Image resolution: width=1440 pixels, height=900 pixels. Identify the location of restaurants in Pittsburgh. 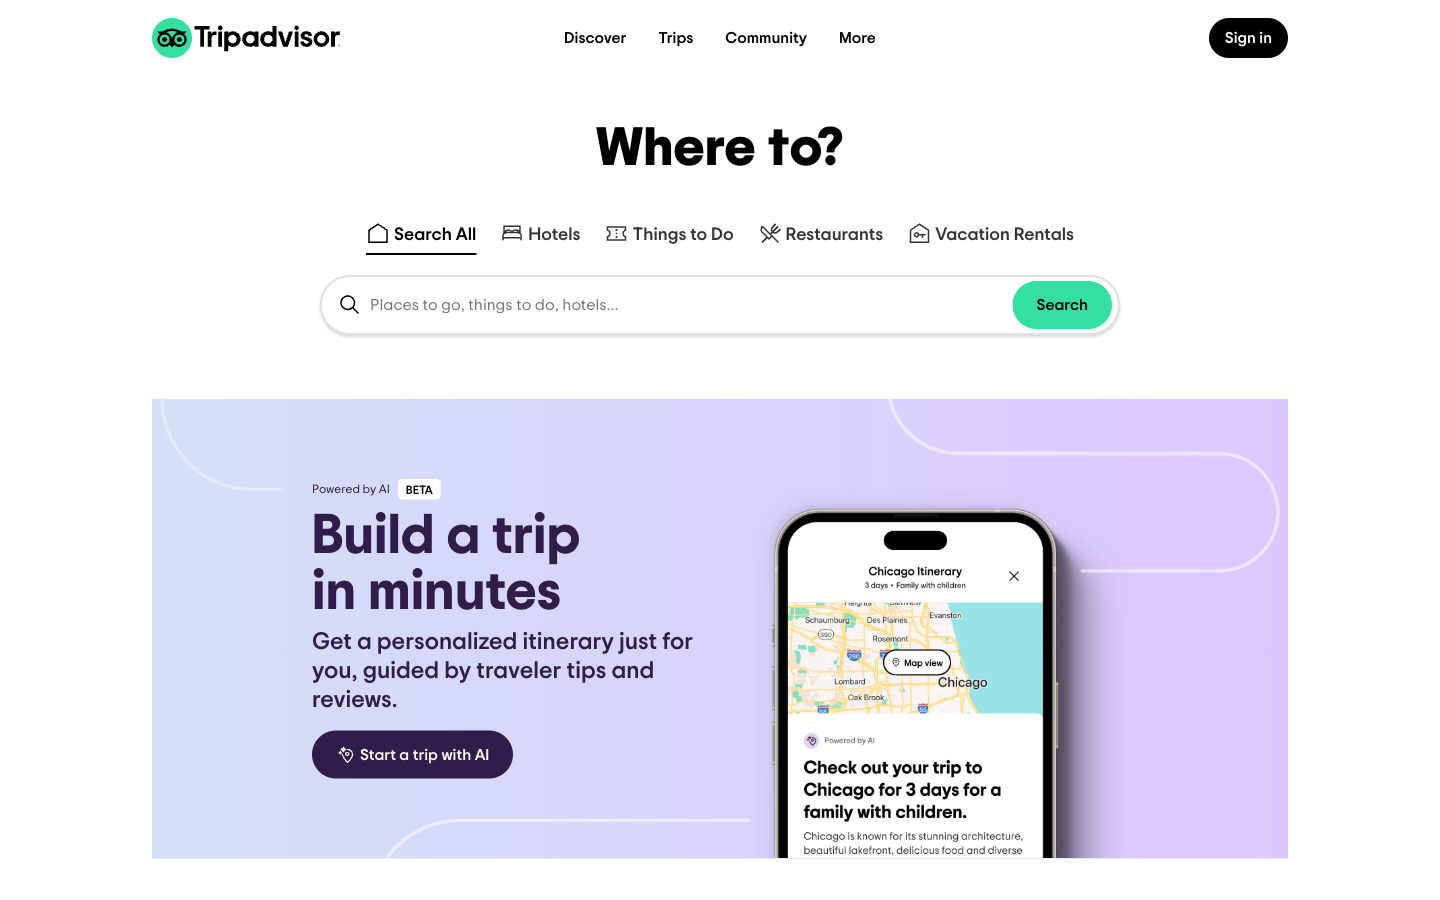
(820, 226).